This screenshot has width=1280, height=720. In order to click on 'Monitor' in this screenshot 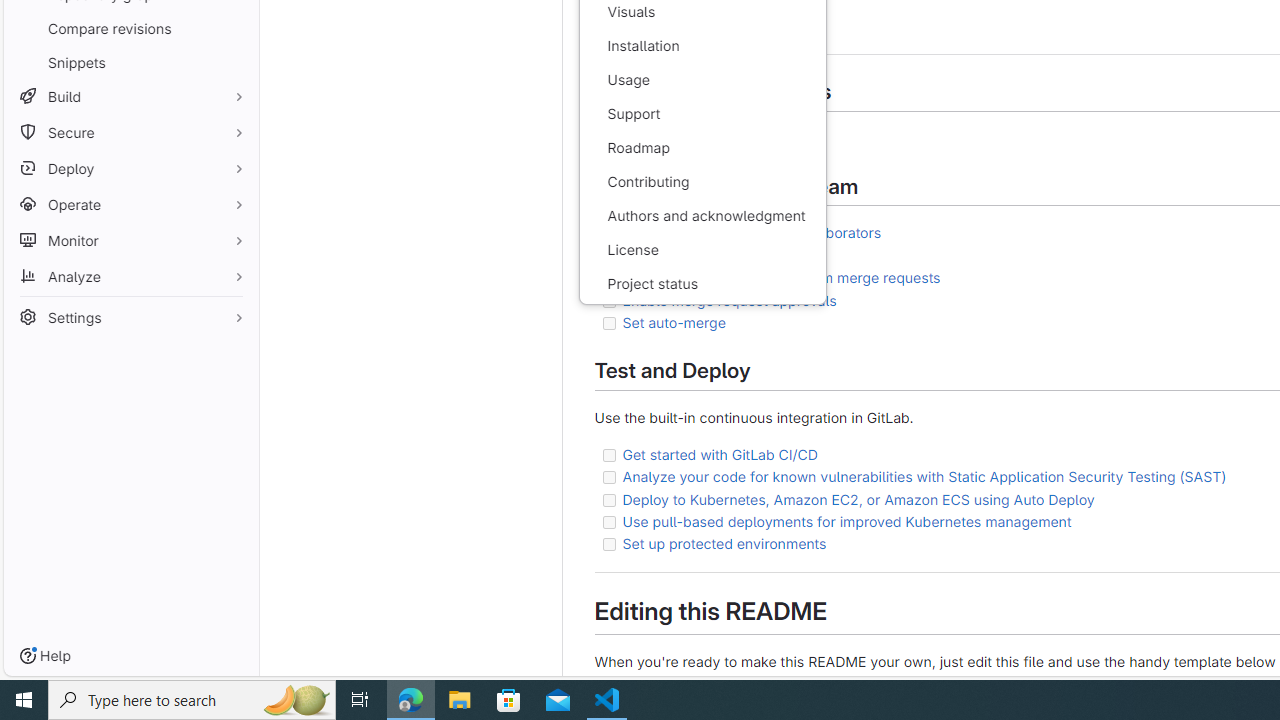, I will do `click(130, 239)`.